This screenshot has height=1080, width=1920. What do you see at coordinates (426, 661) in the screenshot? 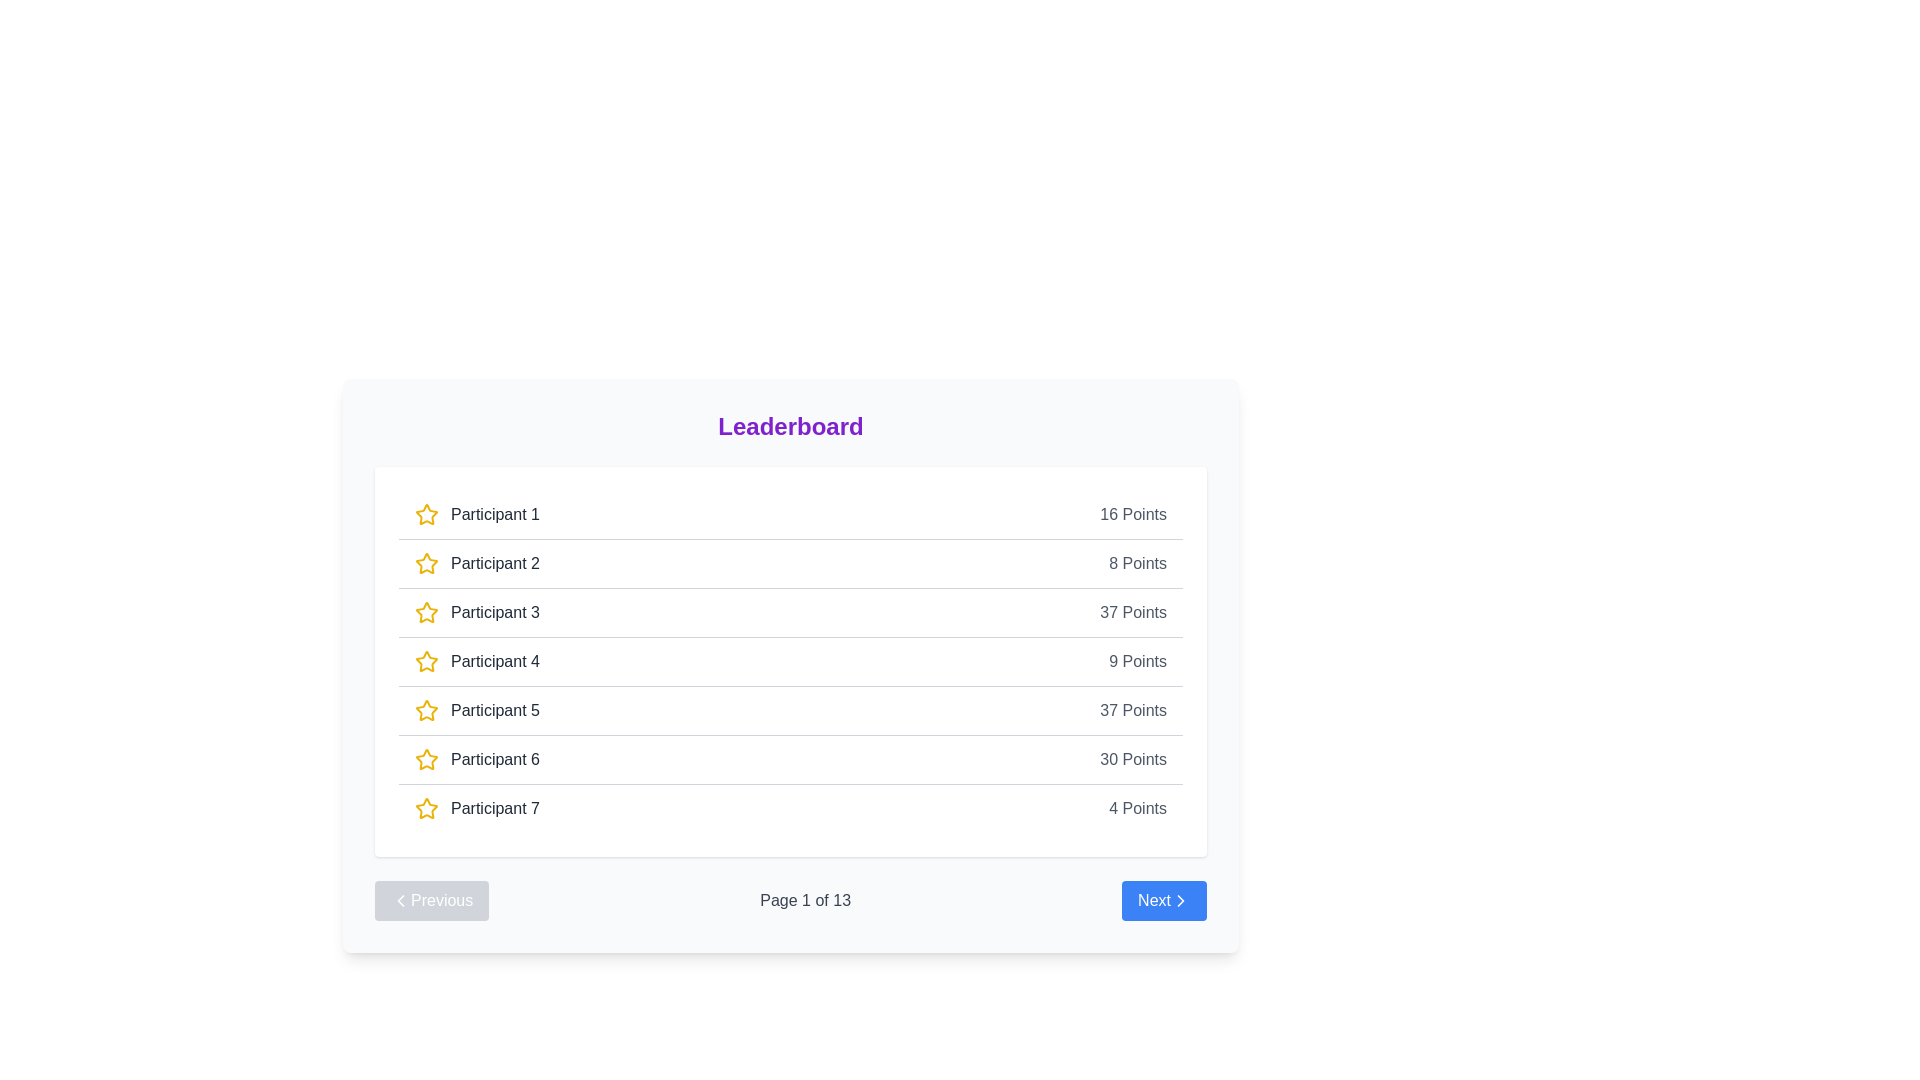
I see `the fourth star icon with a yellow outline and a white fill beside the text 'Participant 4'` at bounding box center [426, 661].